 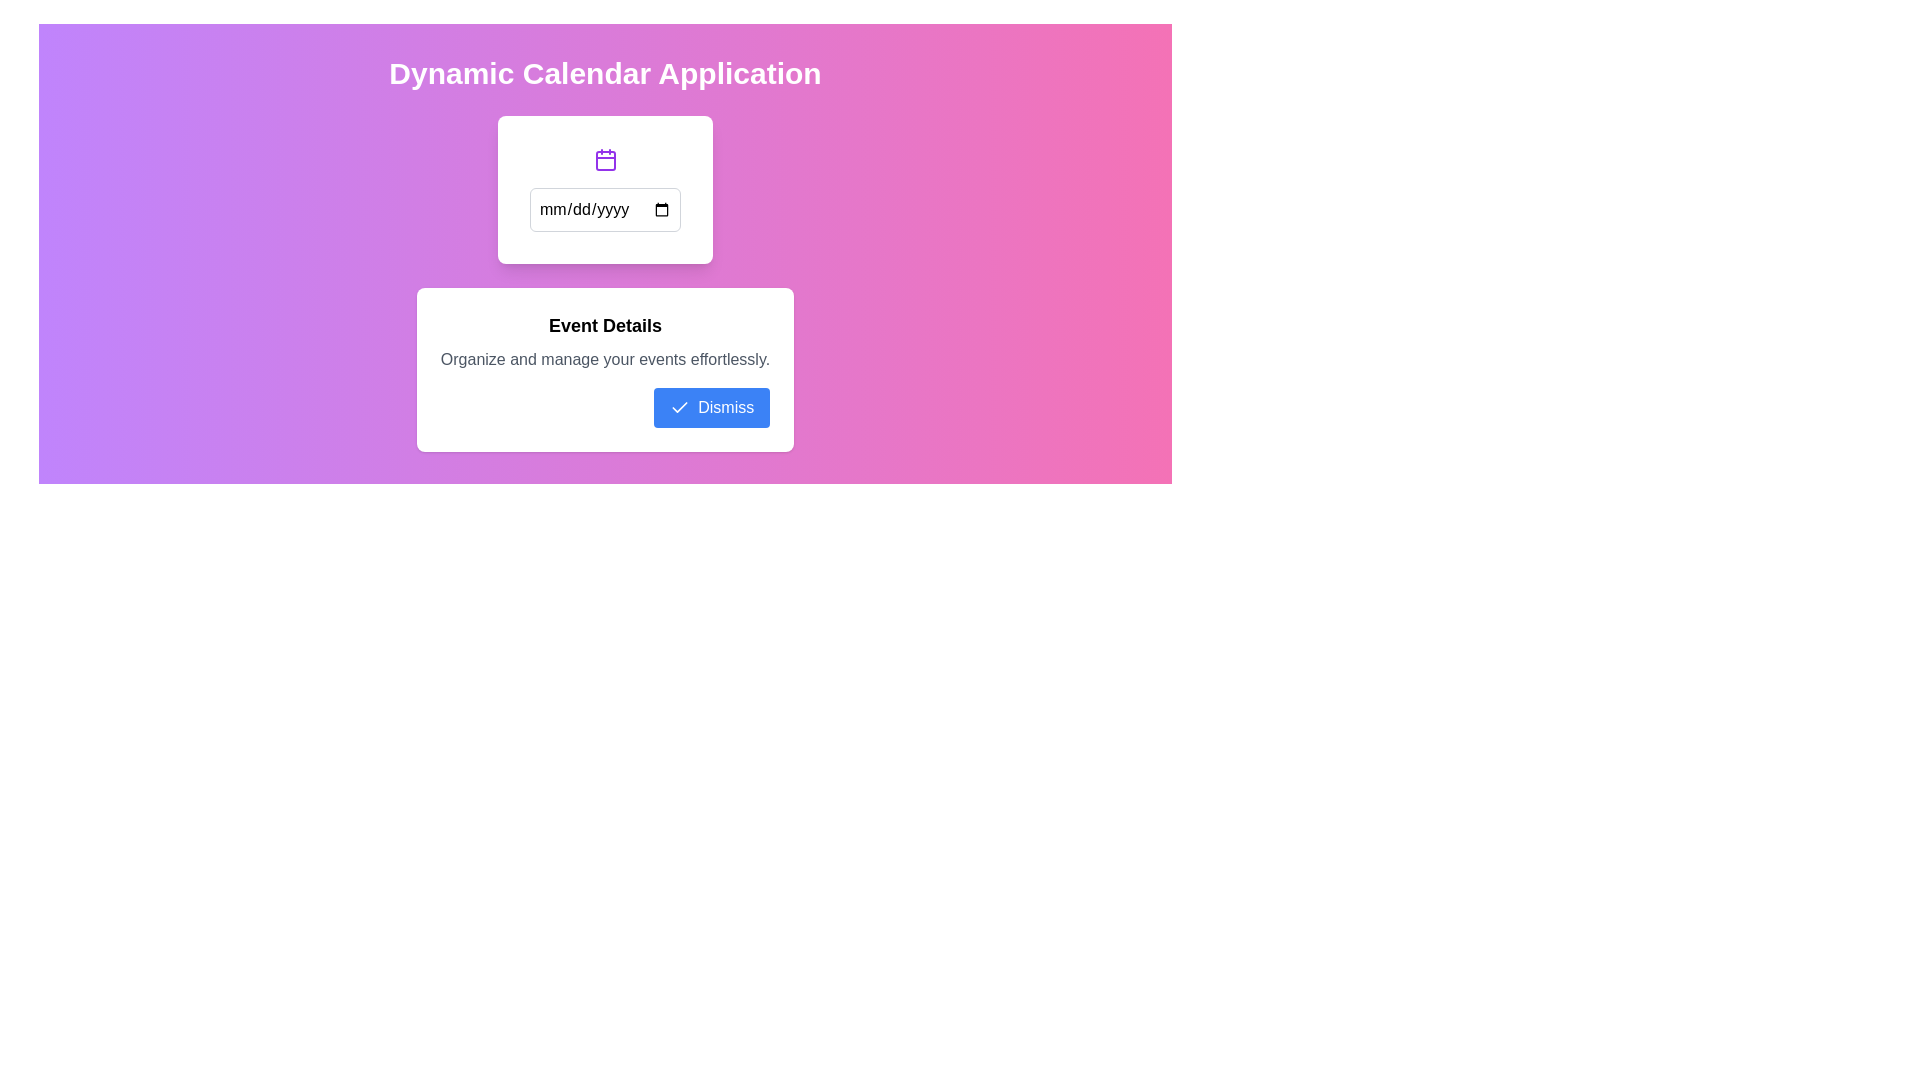 What do you see at coordinates (604, 158) in the screenshot?
I see `the purple calendar icon with a bold outline and curved edges, centrally positioned above the date input field` at bounding box center [604, 158].